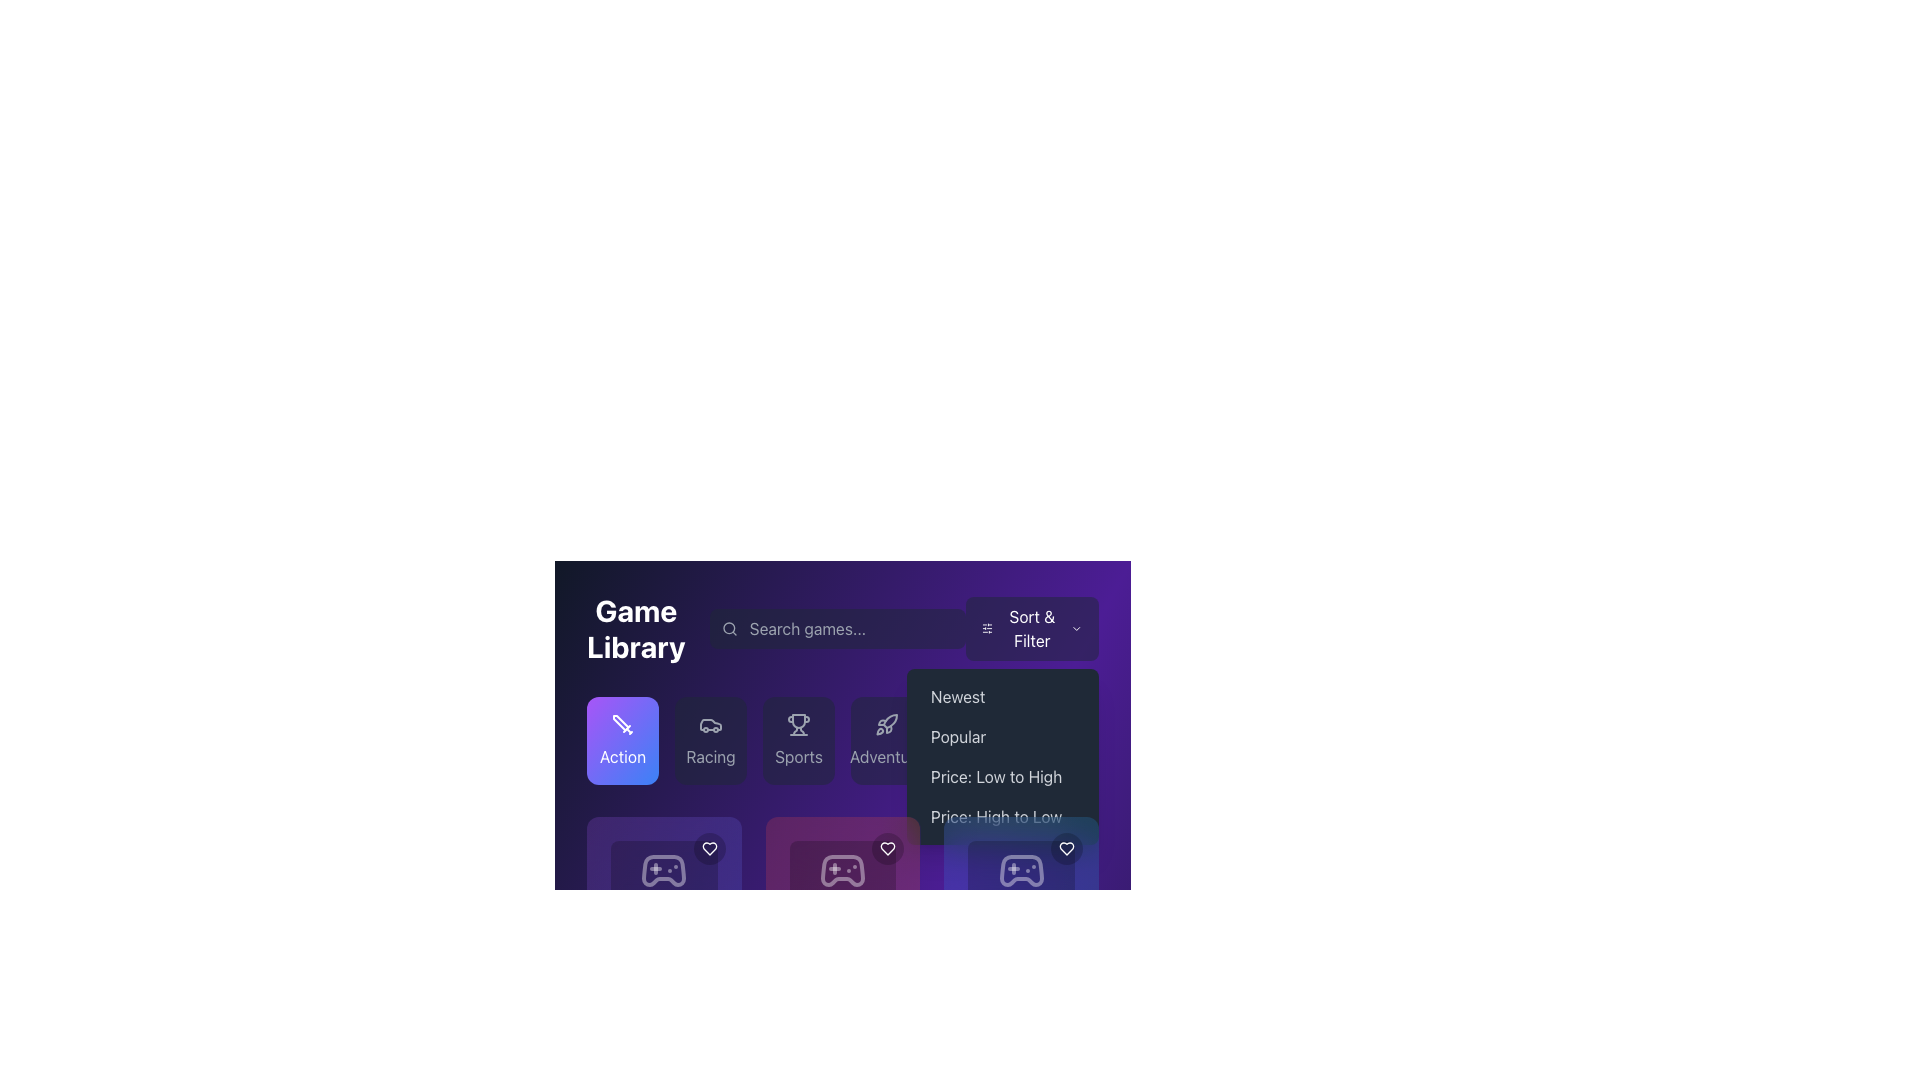 The width and height of the screenshot is (1920, 1080). What do you see at coordinates (622, 725) in the screenshot?
I see `the sword icon, which is an outline-style icon representing the 'Action' category in the top-left area of the grid of category cards below the 'Game Library' title` at bounding box center [622, 725].